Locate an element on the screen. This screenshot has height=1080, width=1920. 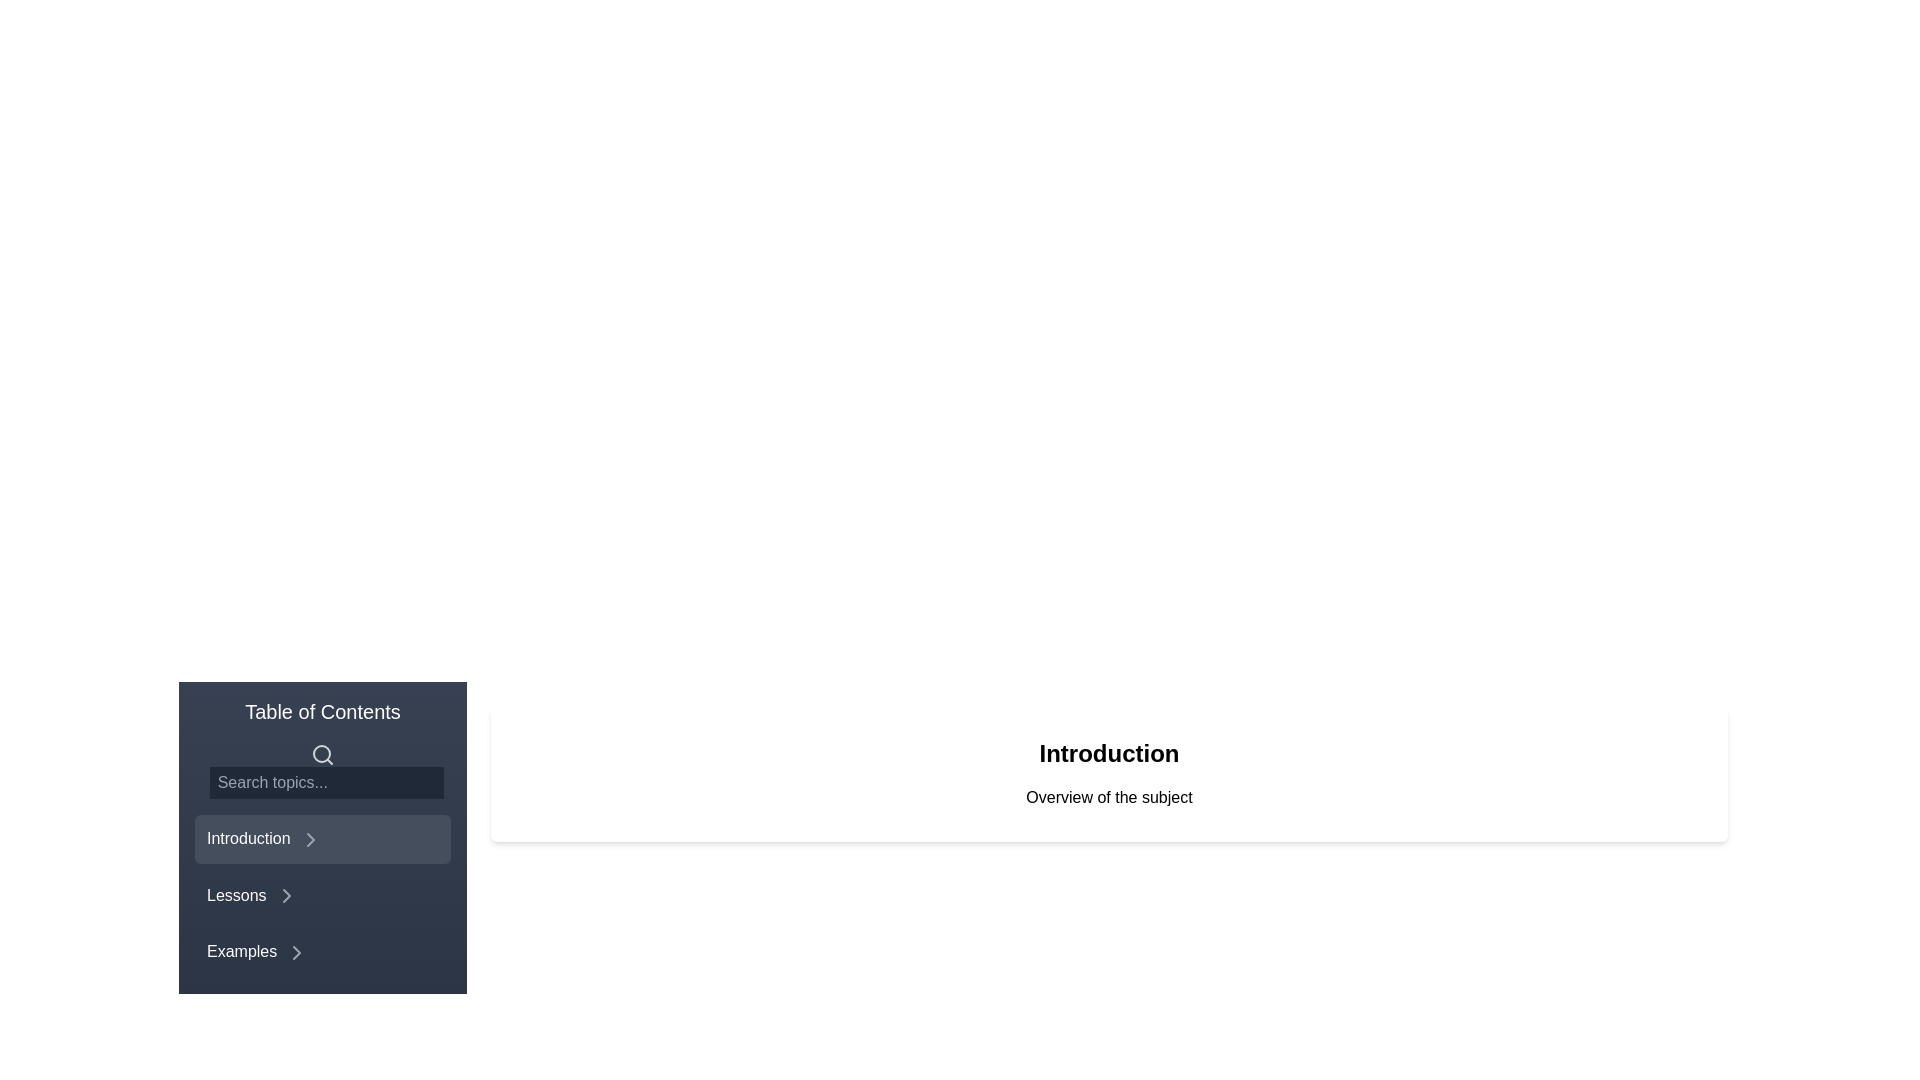
the third menu item button in the 'Table of Contents' sidebar is located at coordinates (322, 928).